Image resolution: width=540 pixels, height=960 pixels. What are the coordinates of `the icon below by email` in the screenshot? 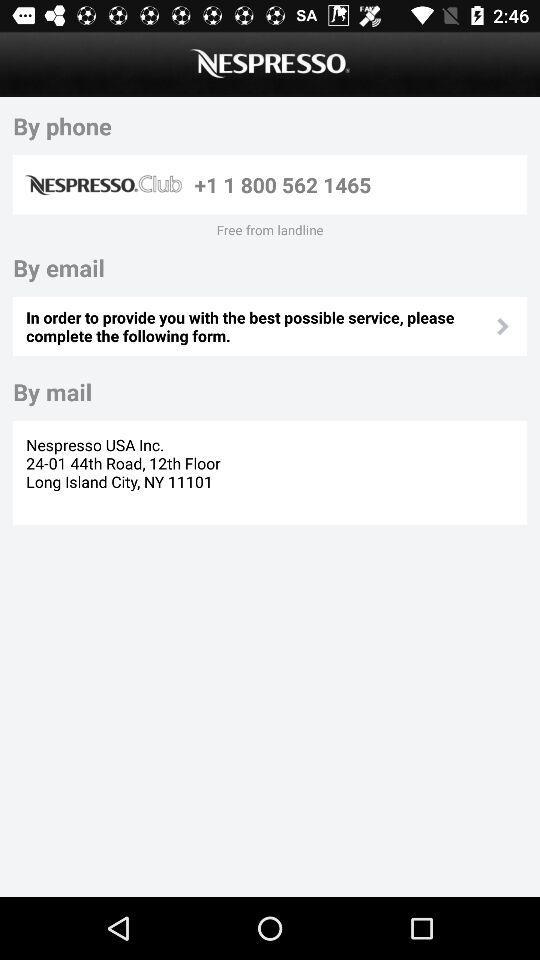 It's located at (259, 326).